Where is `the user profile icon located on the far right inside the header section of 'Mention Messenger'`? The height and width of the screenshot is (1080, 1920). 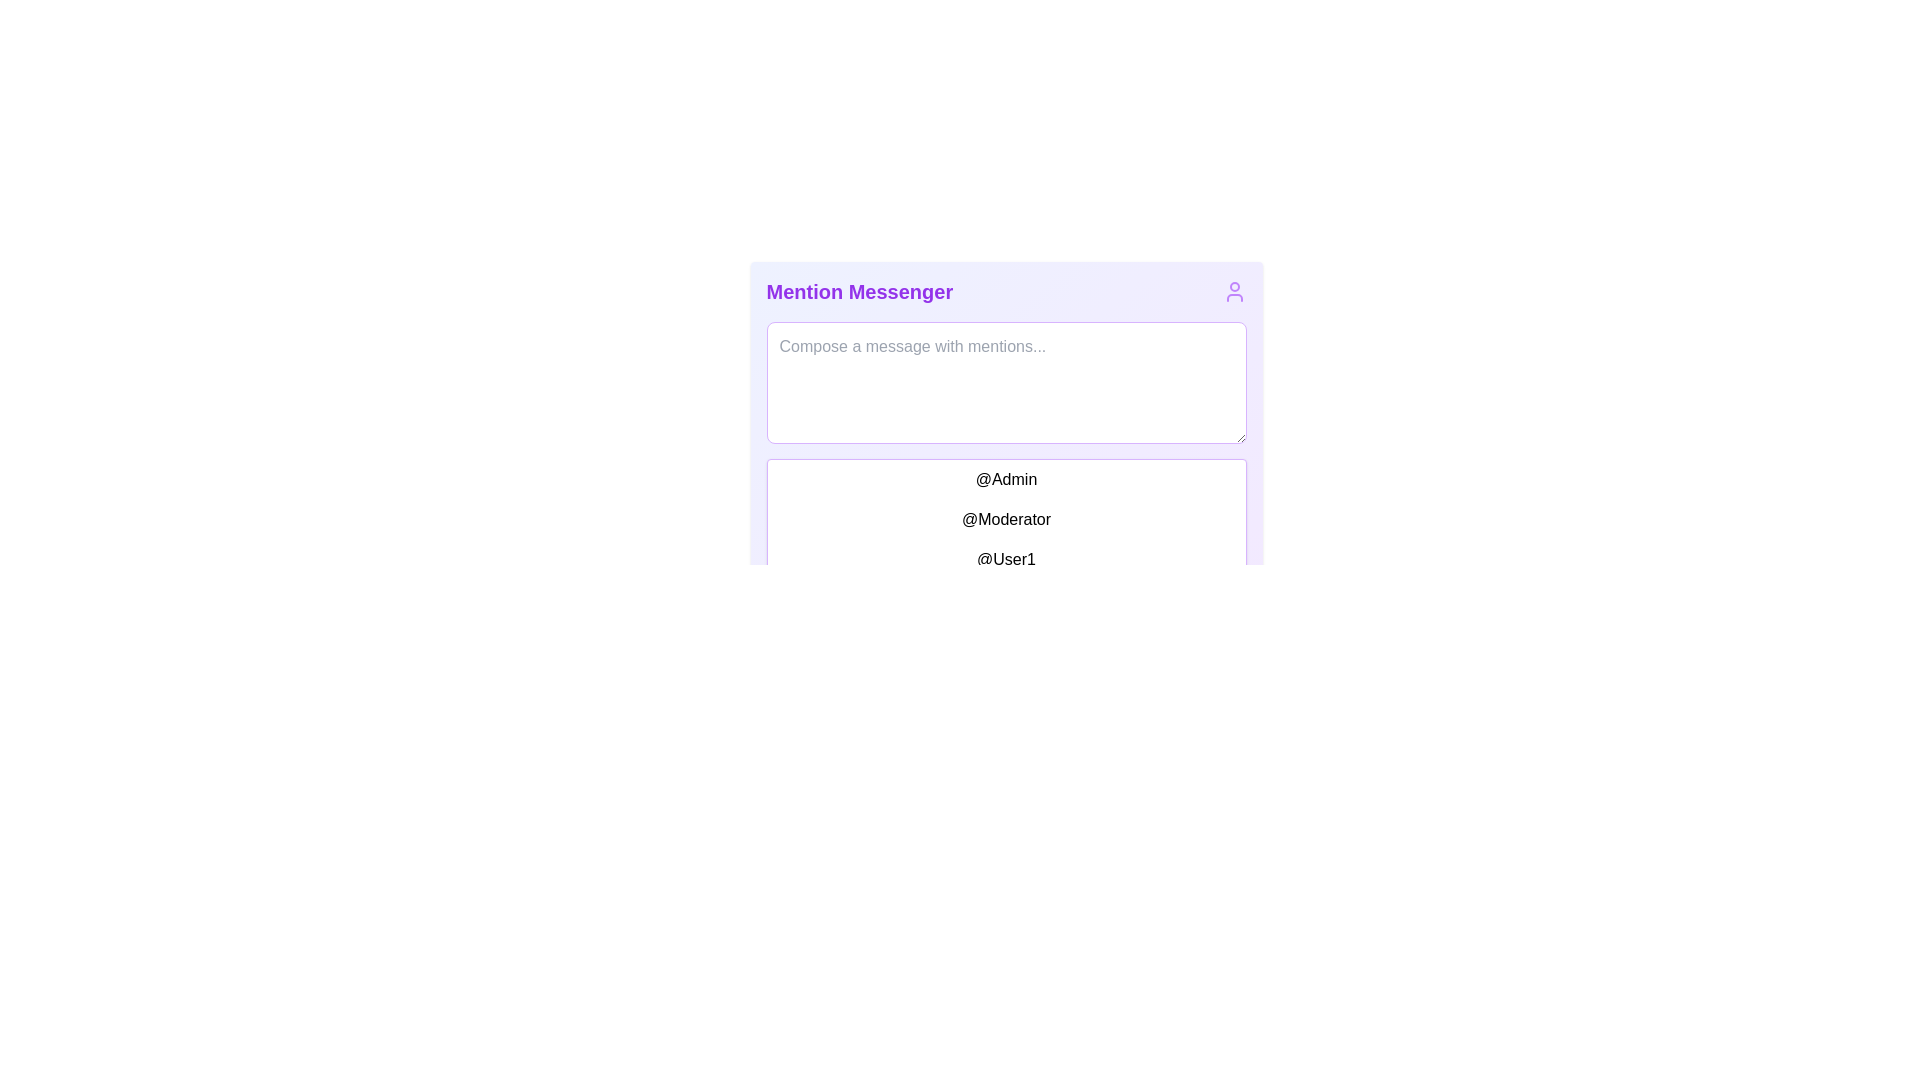
the user profile icon located on the far right inside the header section of 'Mention Messenger' is located at coordinates (1233, 292).